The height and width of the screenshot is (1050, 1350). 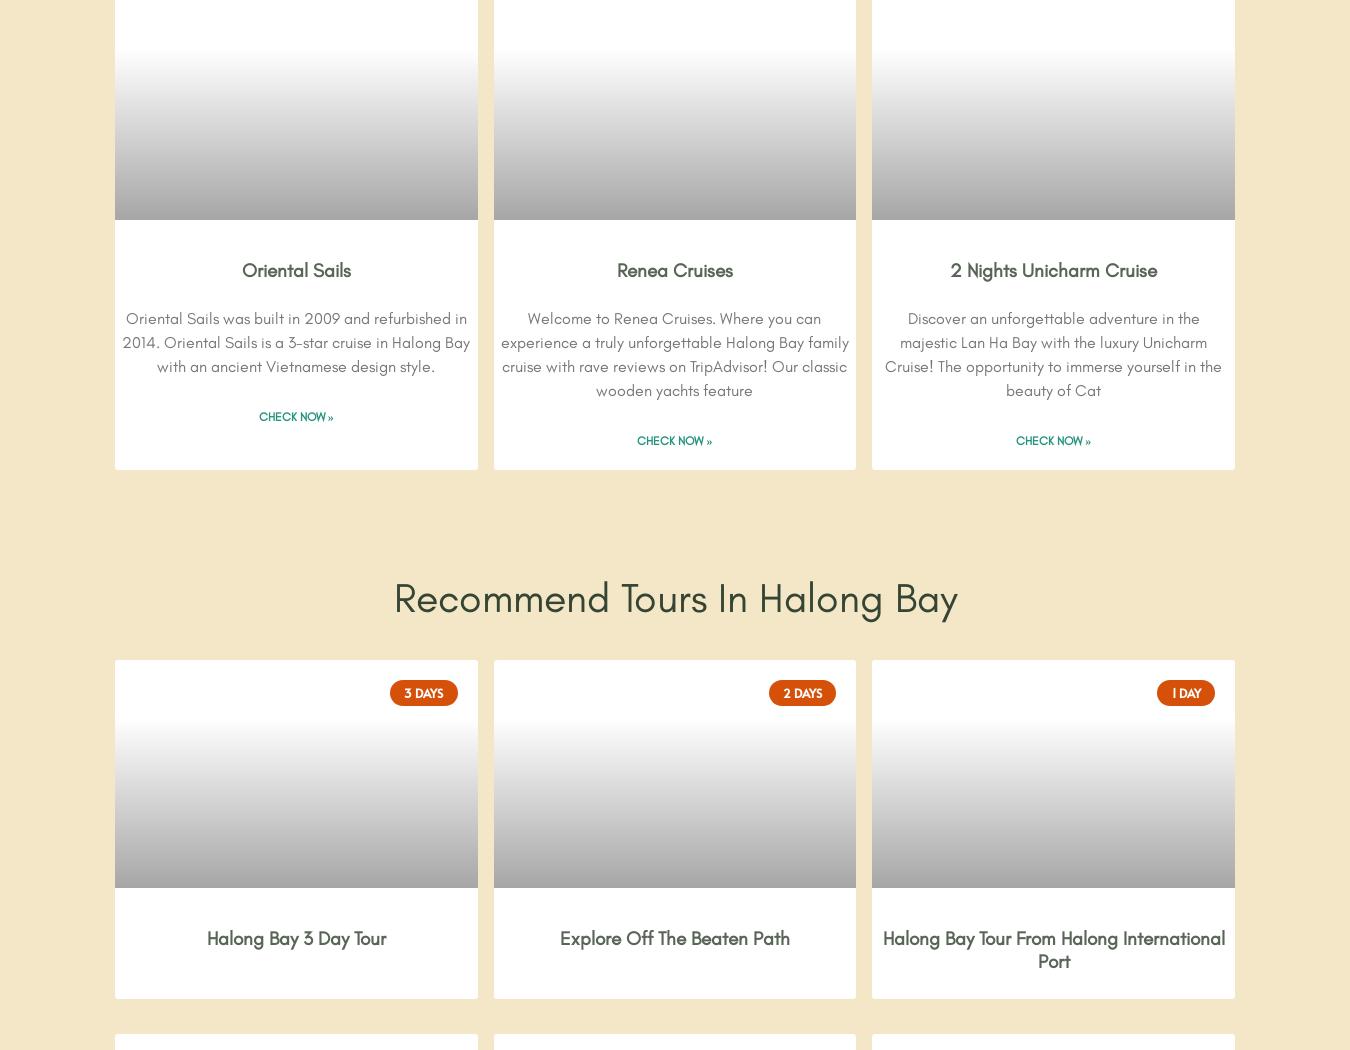 What do you see at coordinates (295, 342) in the screenshot?
I see `'Oriental Sails was built in 2009 and refurbished in 2014. Oriental Sails is a 3-star cruise in Halong Bay with an ancient Vietnamese design style.'` at bounding box center [295, 342].